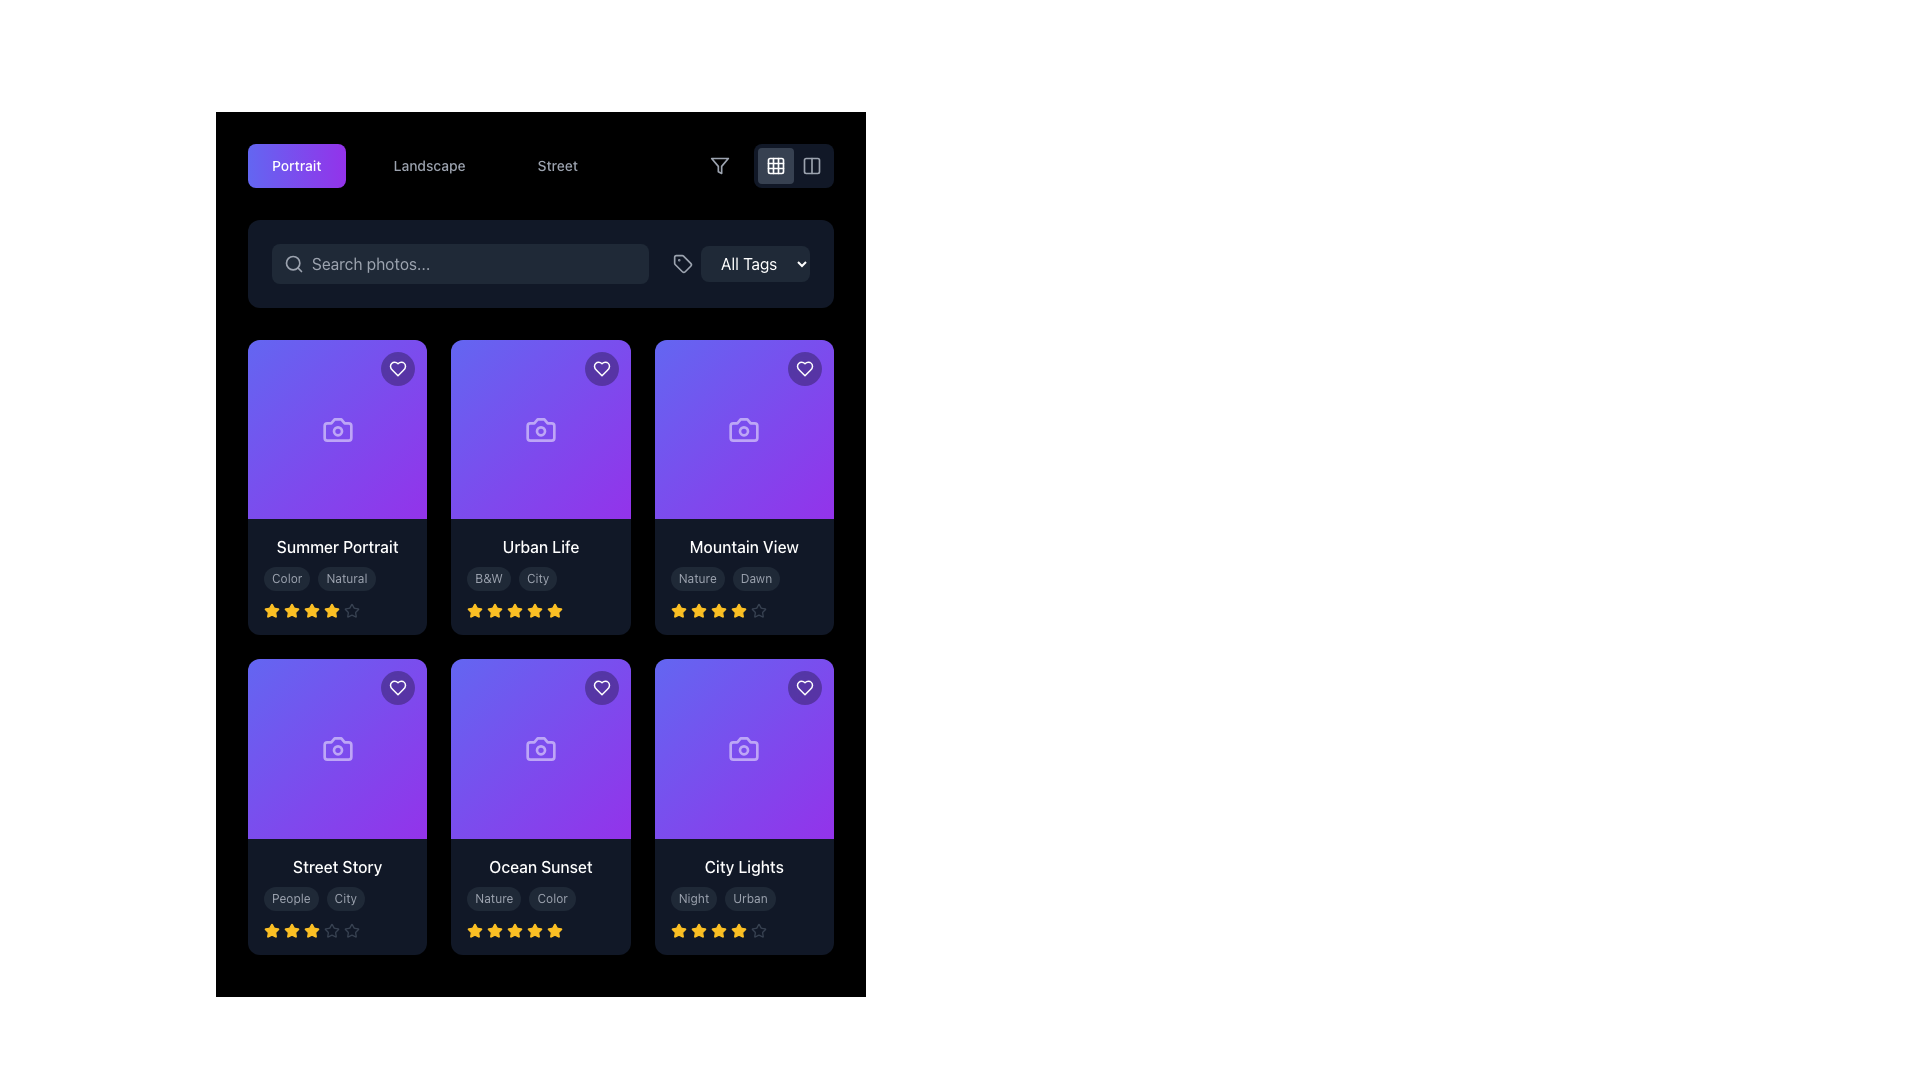 This screenshot has width=1920, height=1080. Describe the element at coordinates (555, 610) in the screenshot. I see `the fifth yellow star icon in the rating system below the 'Urban Life' card to interact with it` at that location.